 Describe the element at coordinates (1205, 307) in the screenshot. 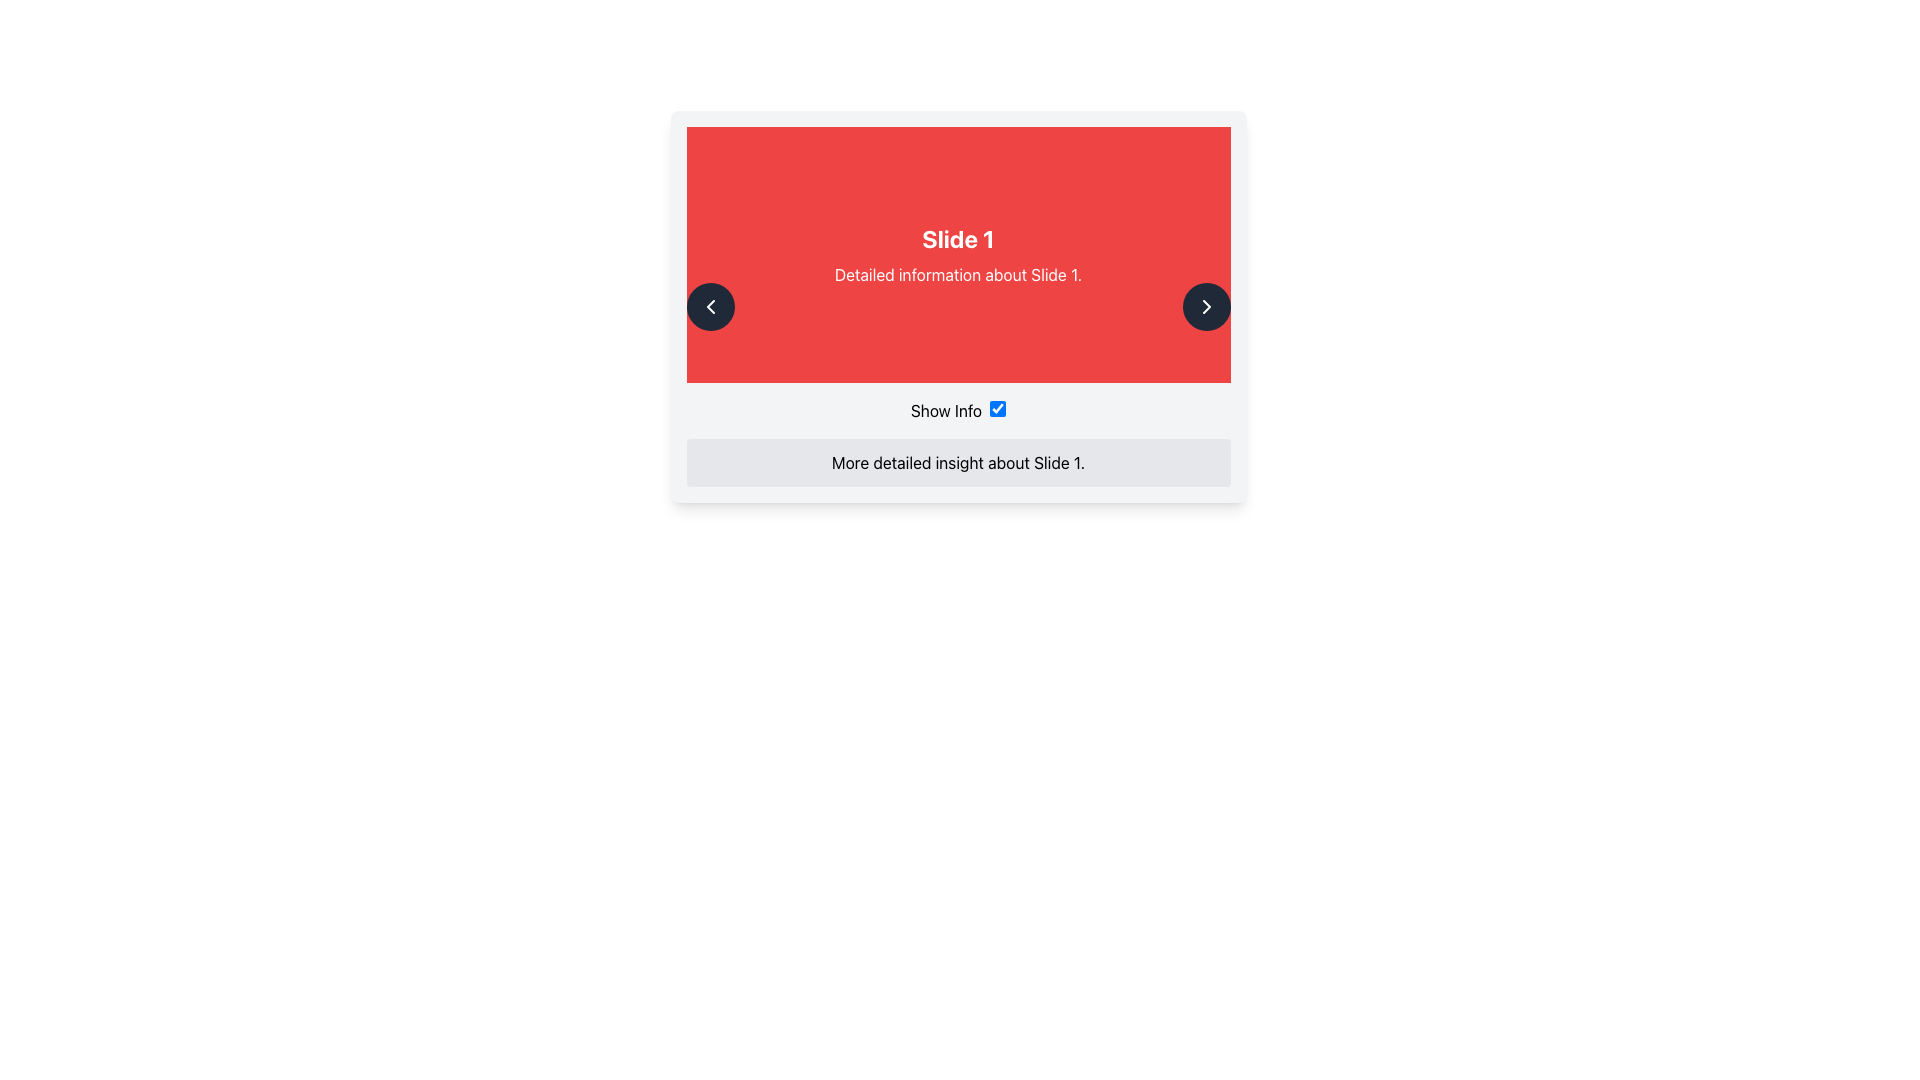

I see `the right-facing chevron-shaped SVG icon embedded in the circular button located on the right side of the red area titled 'Slide 1' for a visual effect` at that location.